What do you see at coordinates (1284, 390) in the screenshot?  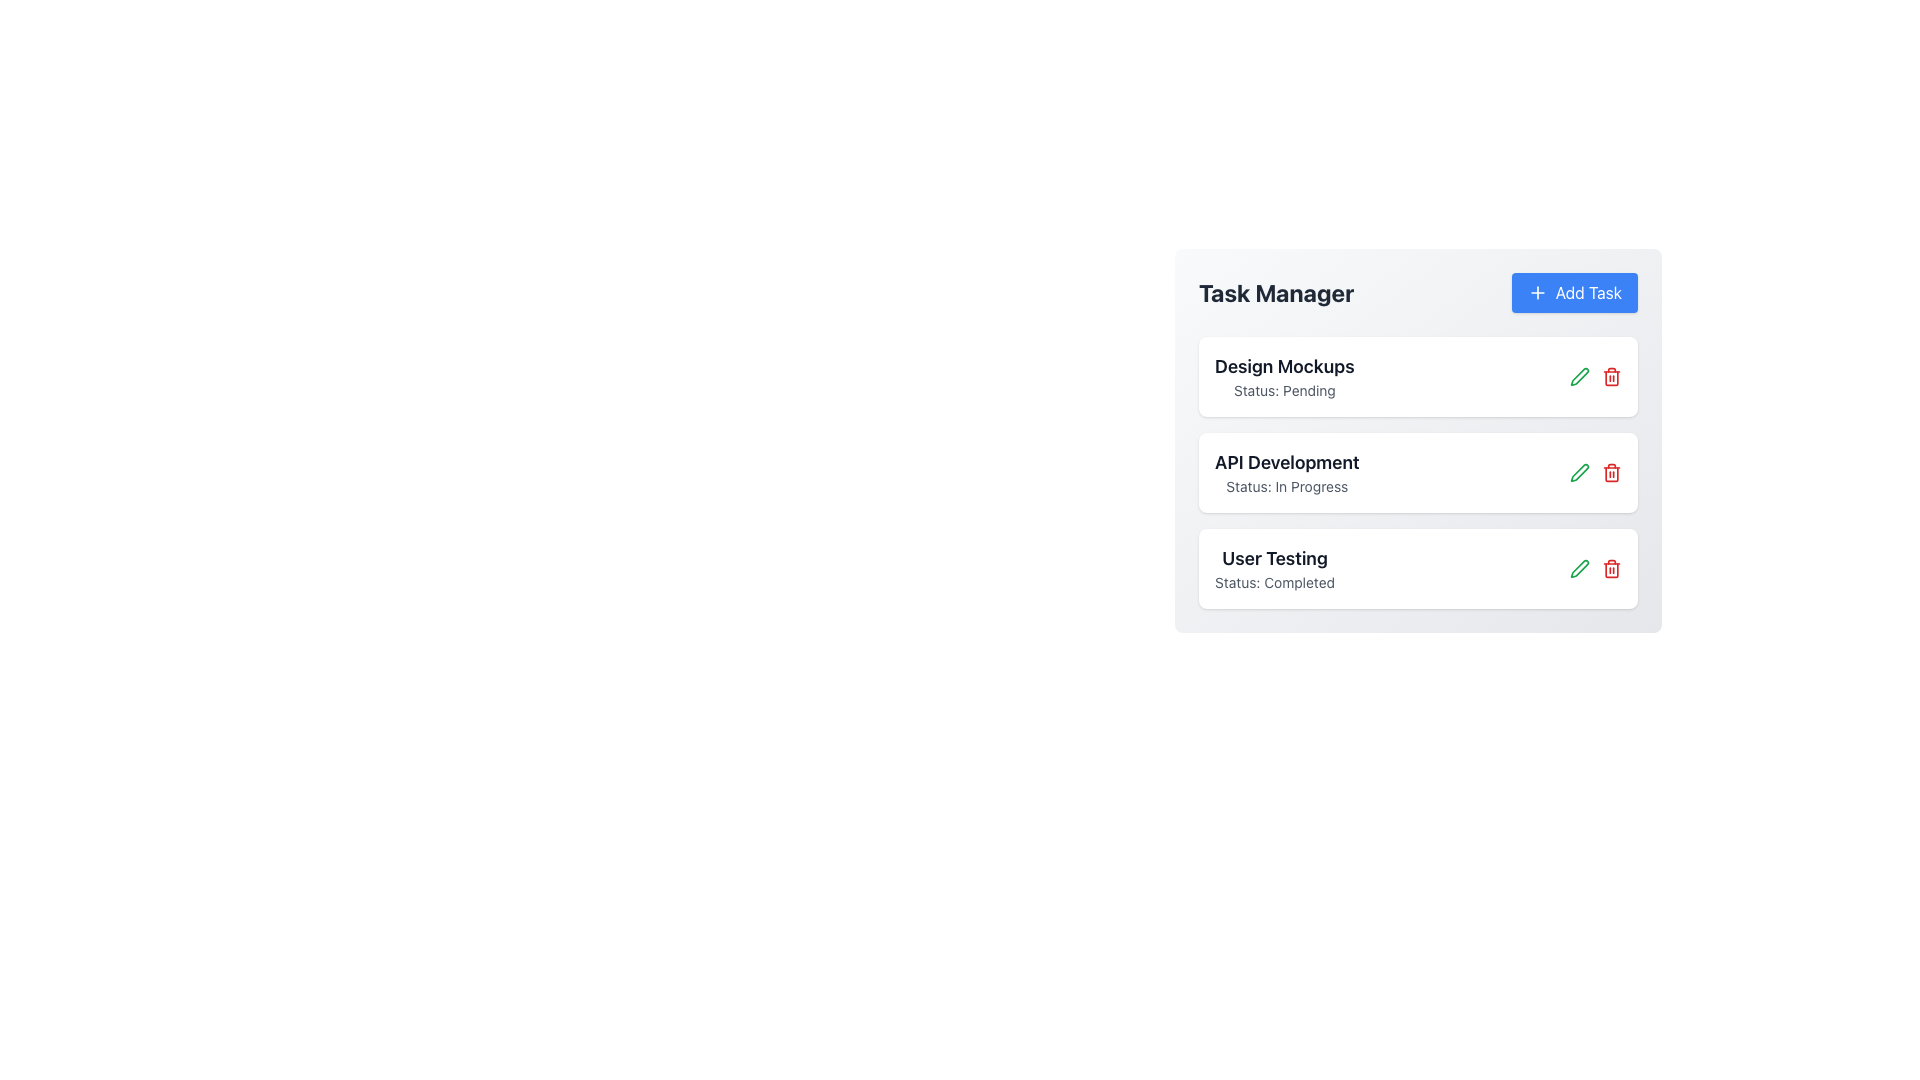 I see `the text label that reads 'Status: Pending', which is styled in gray and positioned below the task title 'Design Mockups'` at bounding box center [1284, 390].